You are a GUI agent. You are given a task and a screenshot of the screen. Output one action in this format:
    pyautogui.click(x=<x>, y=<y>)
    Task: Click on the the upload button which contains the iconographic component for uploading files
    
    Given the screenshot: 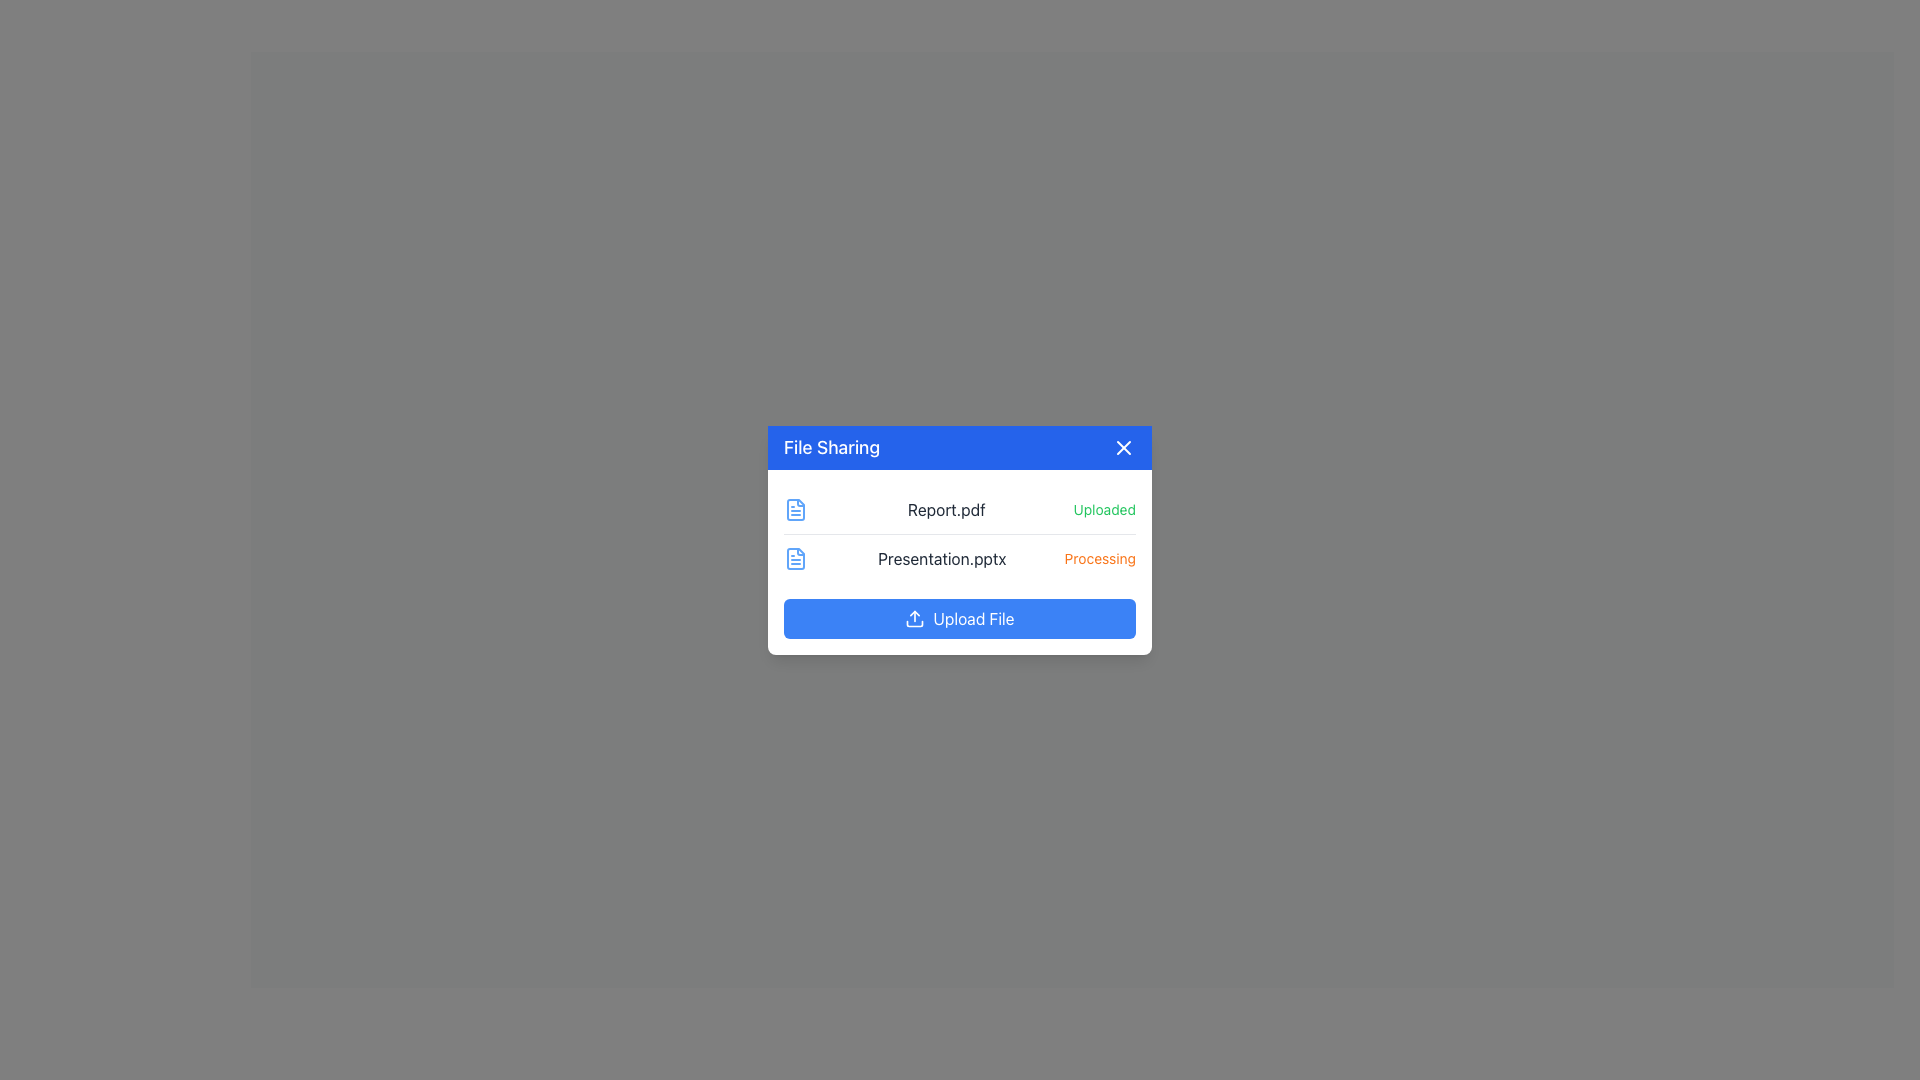 What is the action you would take?
    pyautogui.click(x=914, y=622)
    